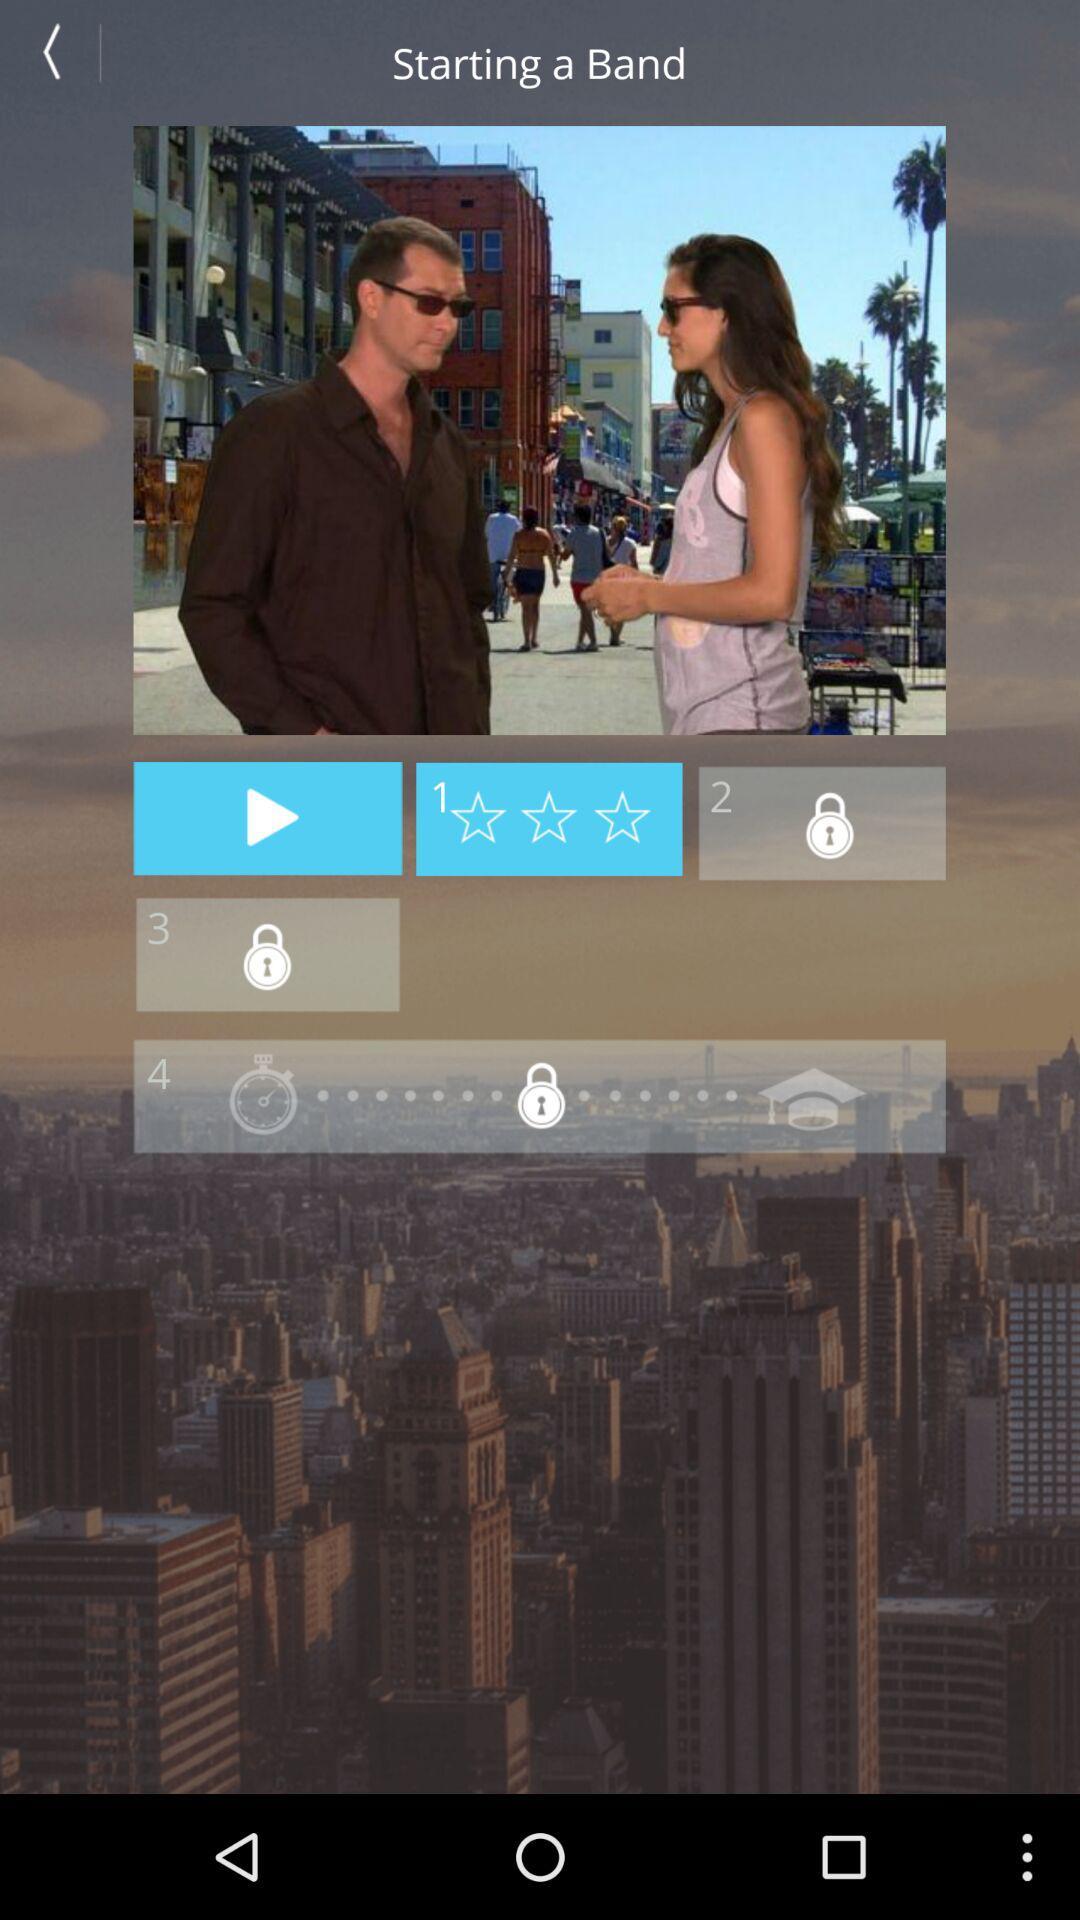  What do you see at coordinates (61, 62) in the screenshot?
I see `previous` at bounding box center [61, 62].